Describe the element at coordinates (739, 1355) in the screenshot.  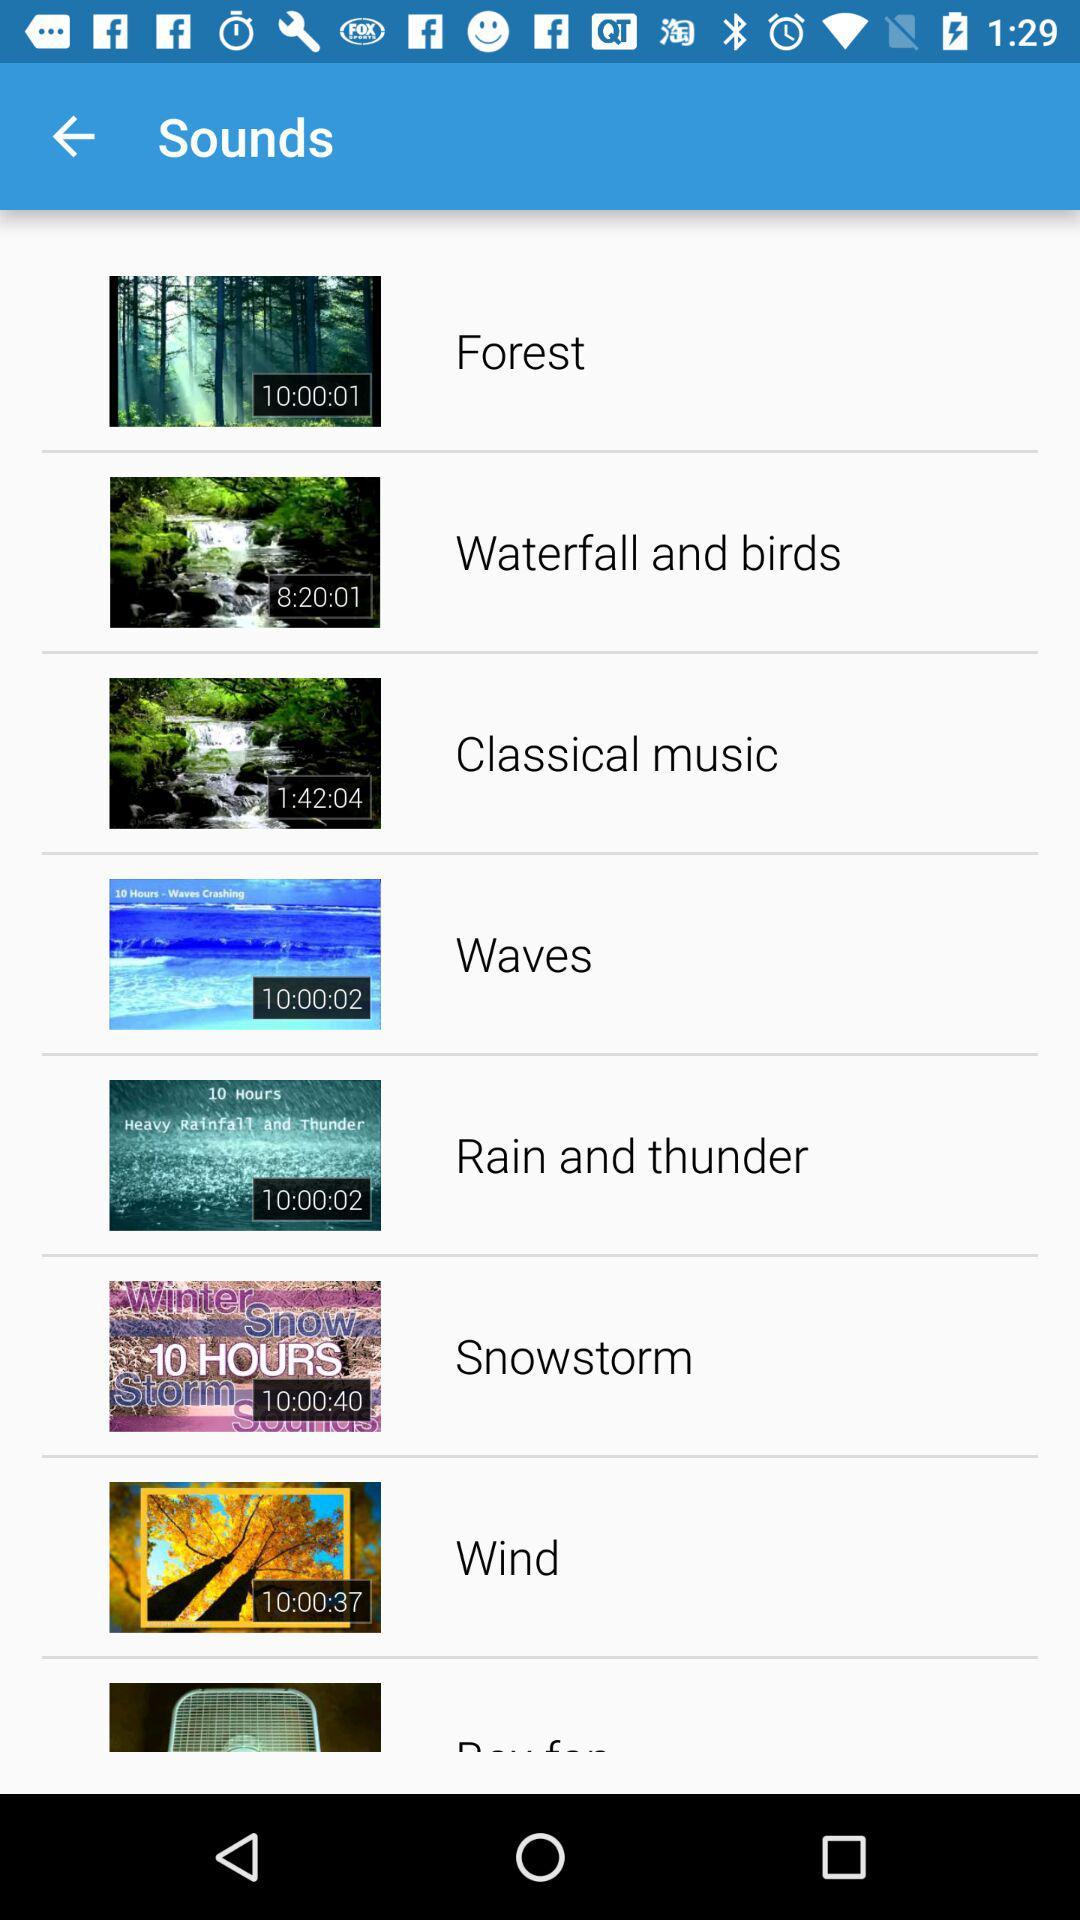
I see `the snowstorm item` at that location.